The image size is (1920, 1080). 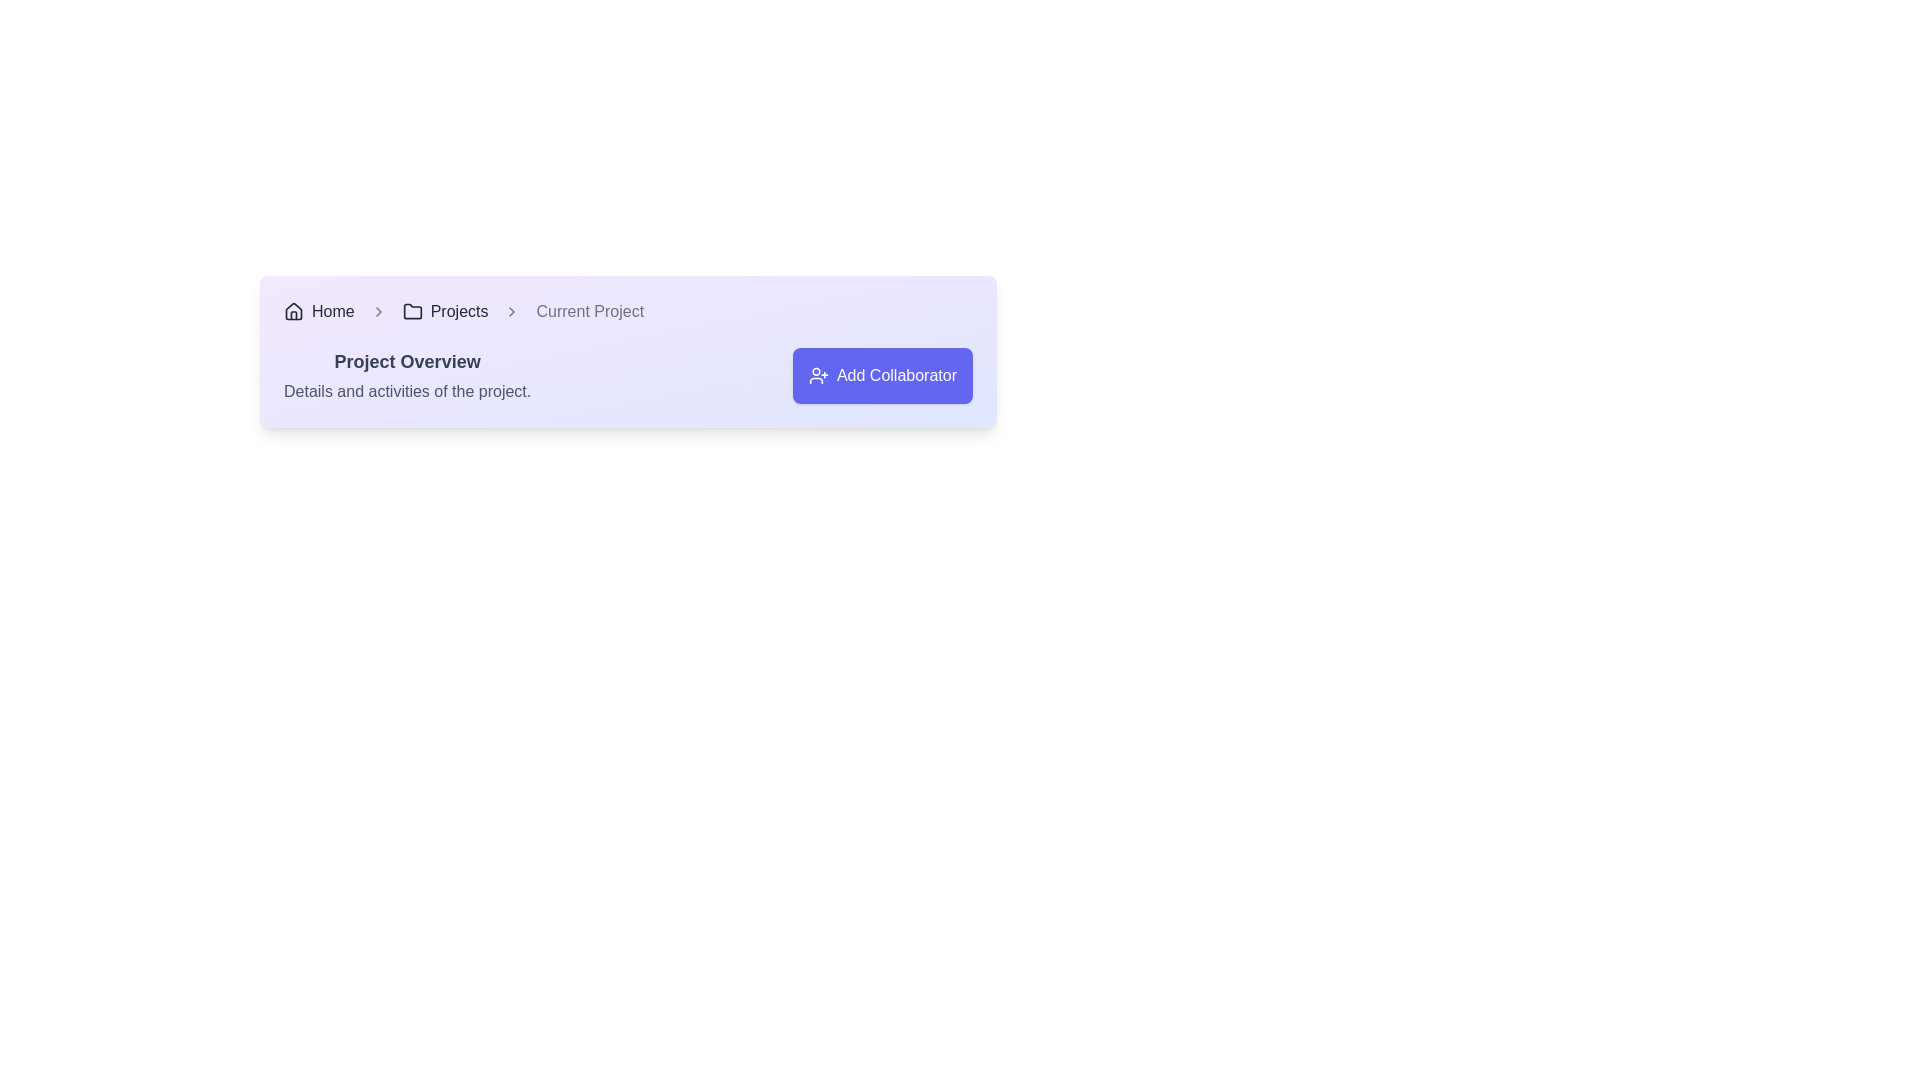 What do you see at coordinates (589, 312) in the screenshot?
I see `the 'Current Project' text label in the breadcrumb navigation, which is styled in medium gray and positioned to the right of the 'Projects' text` at bounding box center [589, 312].